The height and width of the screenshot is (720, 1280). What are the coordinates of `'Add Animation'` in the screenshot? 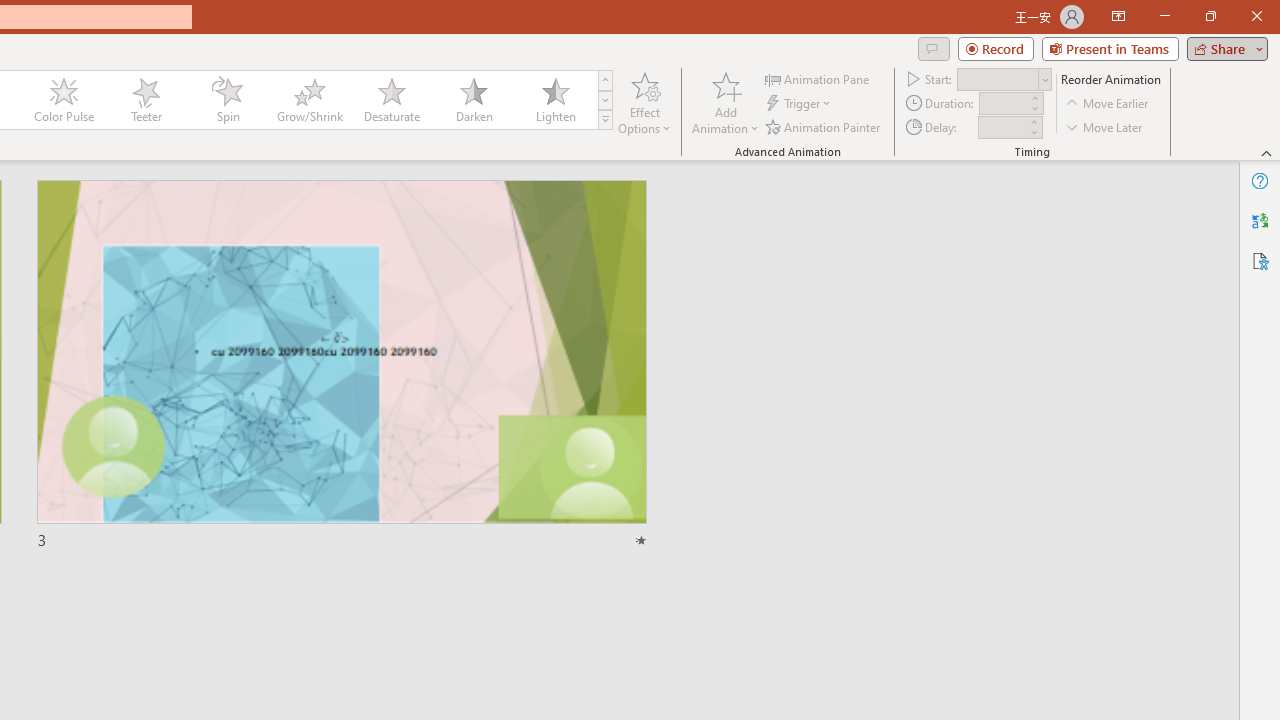 It's located at (724, 103).